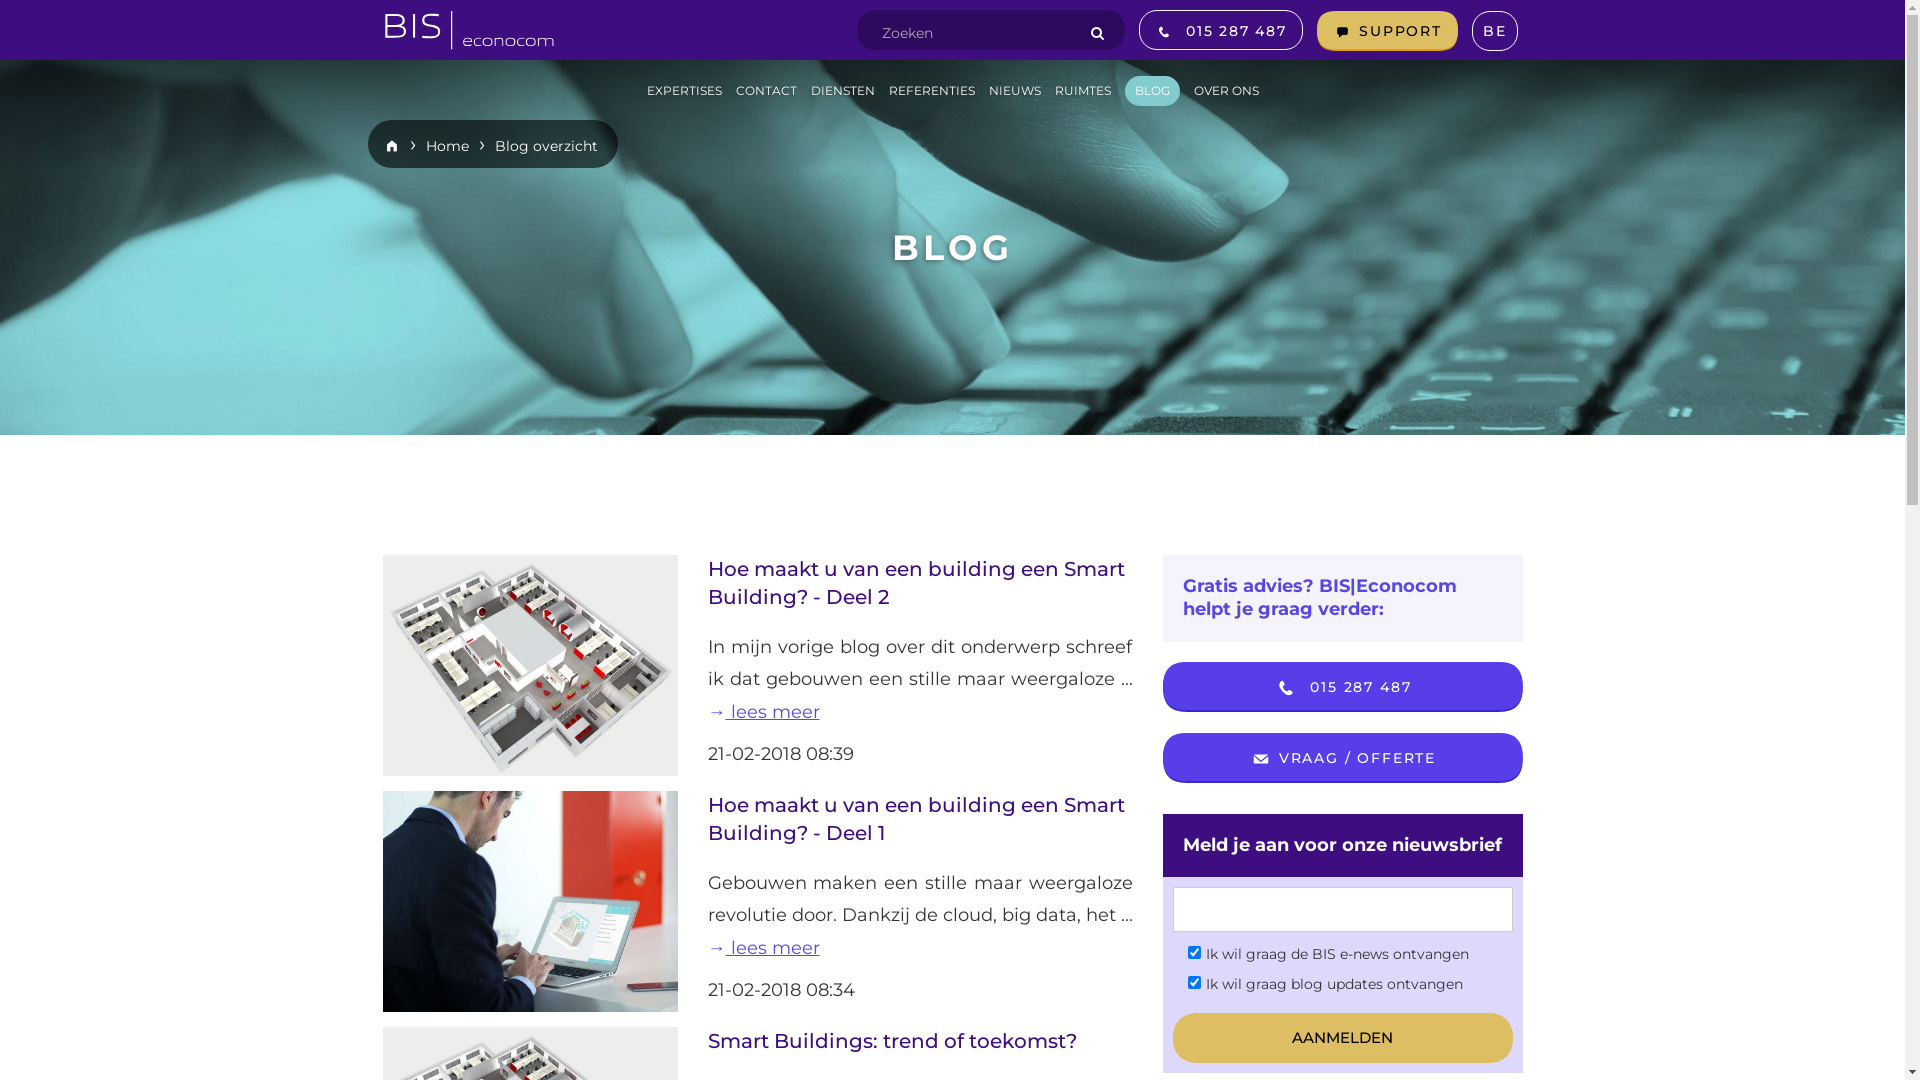 This screenshot has height=1080, width=1920. Describe the element at coordinates (841, 91) in the screenshot. I see `'DIENSTEN'` at that location.